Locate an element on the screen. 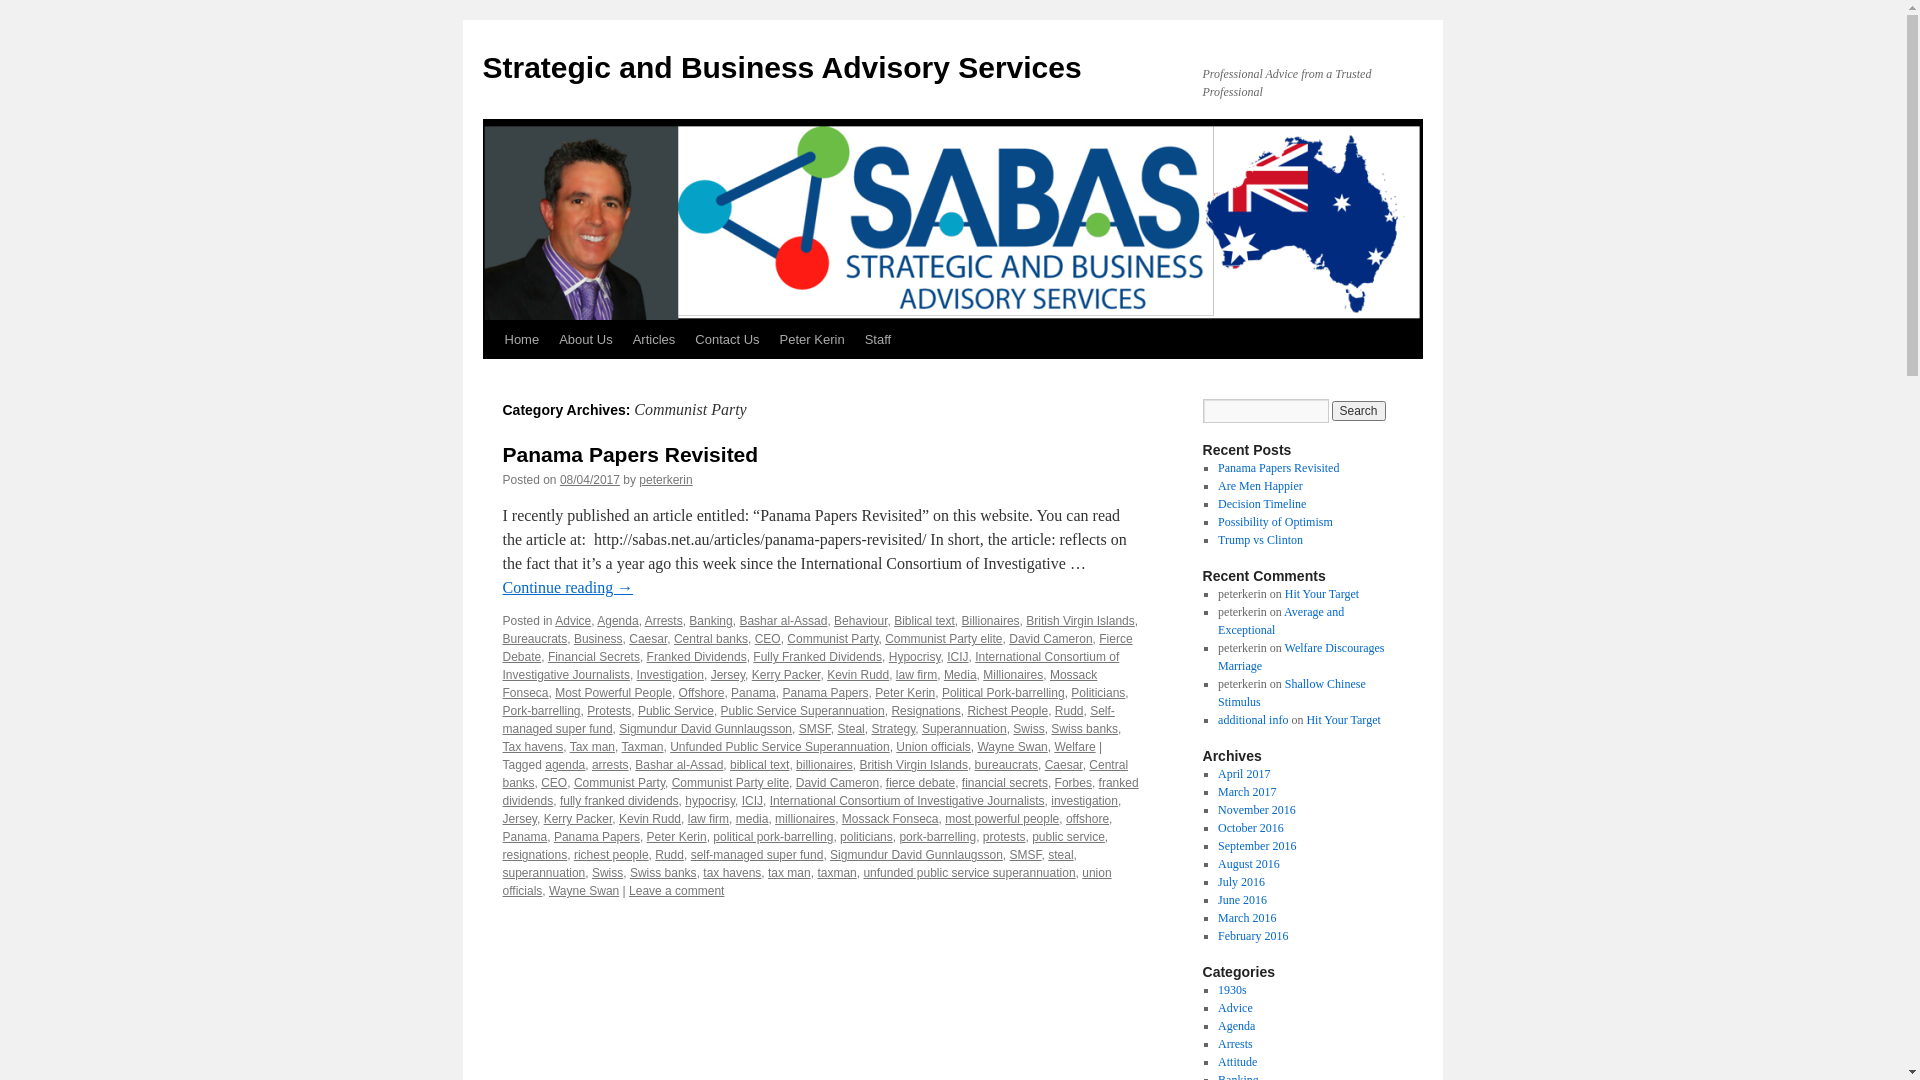 This screenshot has height=1080, width=1920. 'Agenda' is located at coordinates (616, 620).